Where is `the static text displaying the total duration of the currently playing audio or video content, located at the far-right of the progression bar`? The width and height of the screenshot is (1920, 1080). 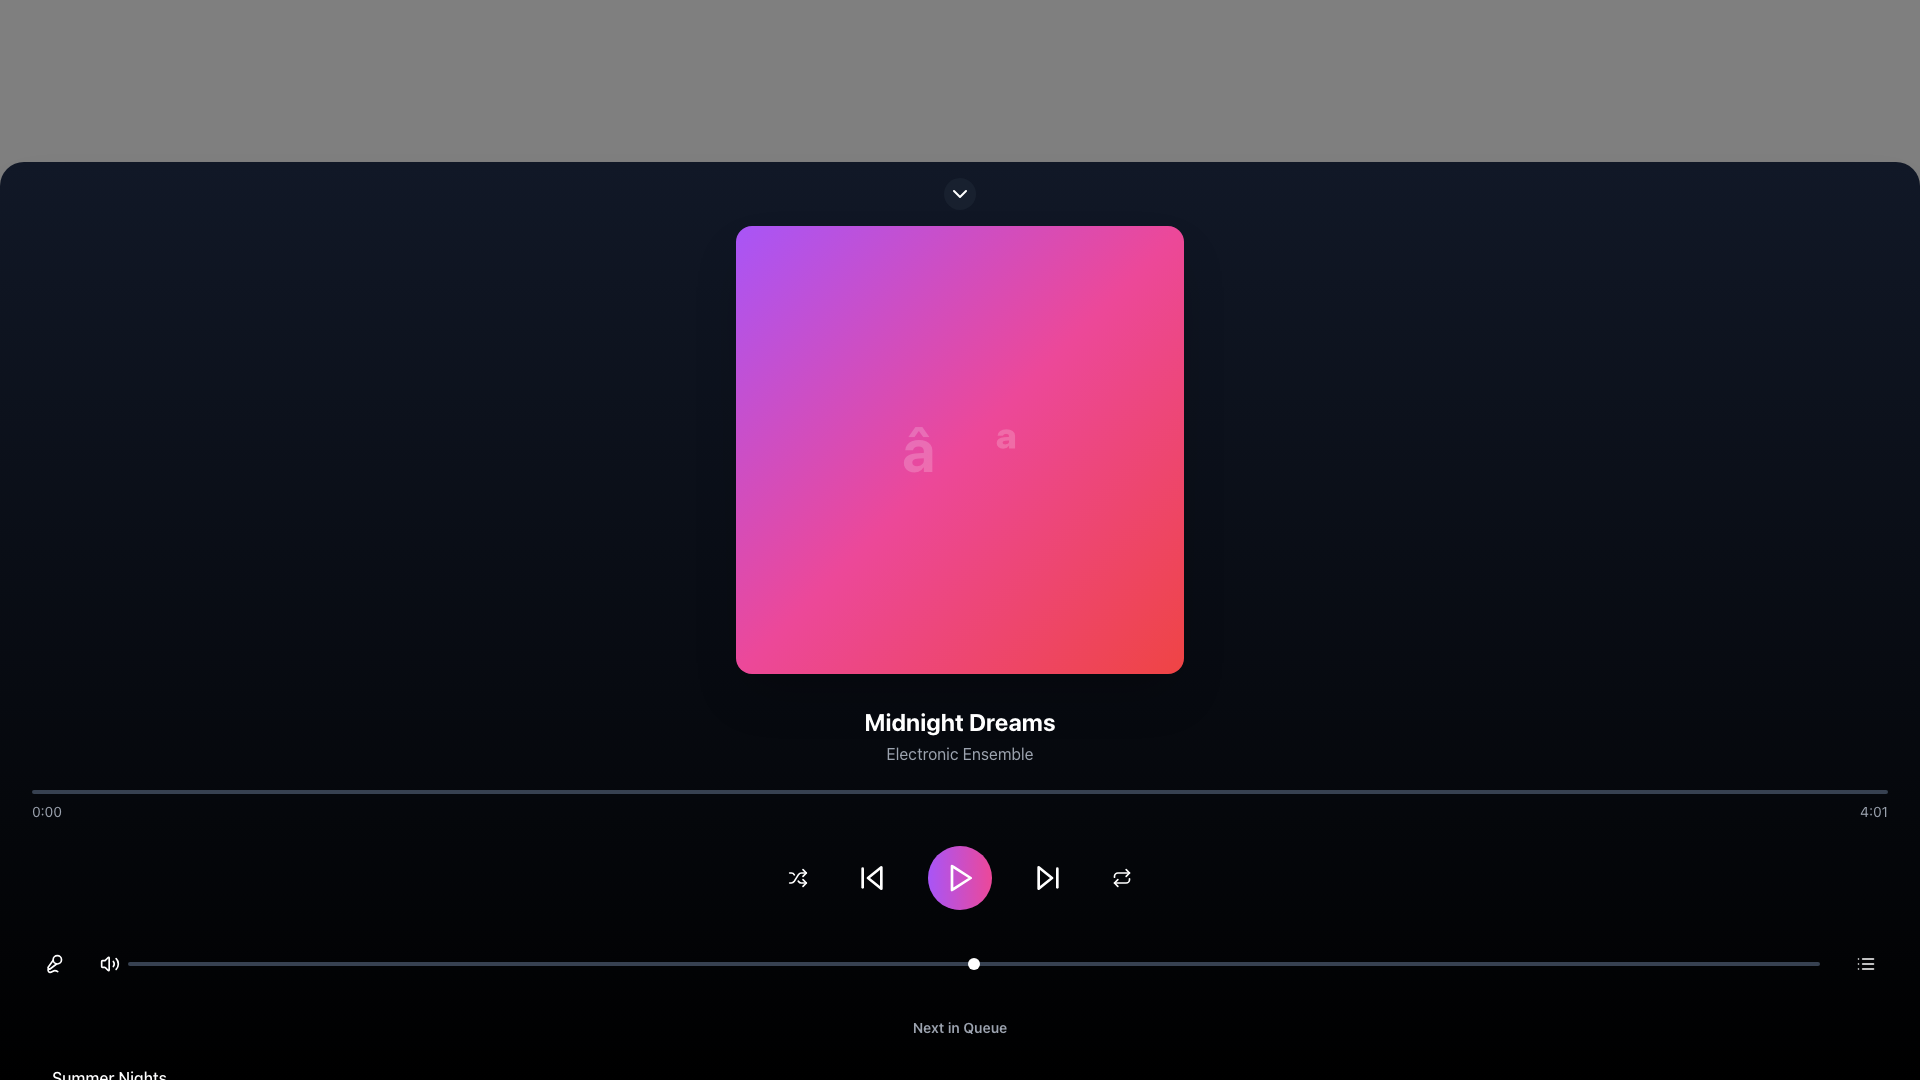 the static text displaying the total duration of the currently playing audio or video content, located at the far-right of the progression bar is located at coordinates (1873, 812).